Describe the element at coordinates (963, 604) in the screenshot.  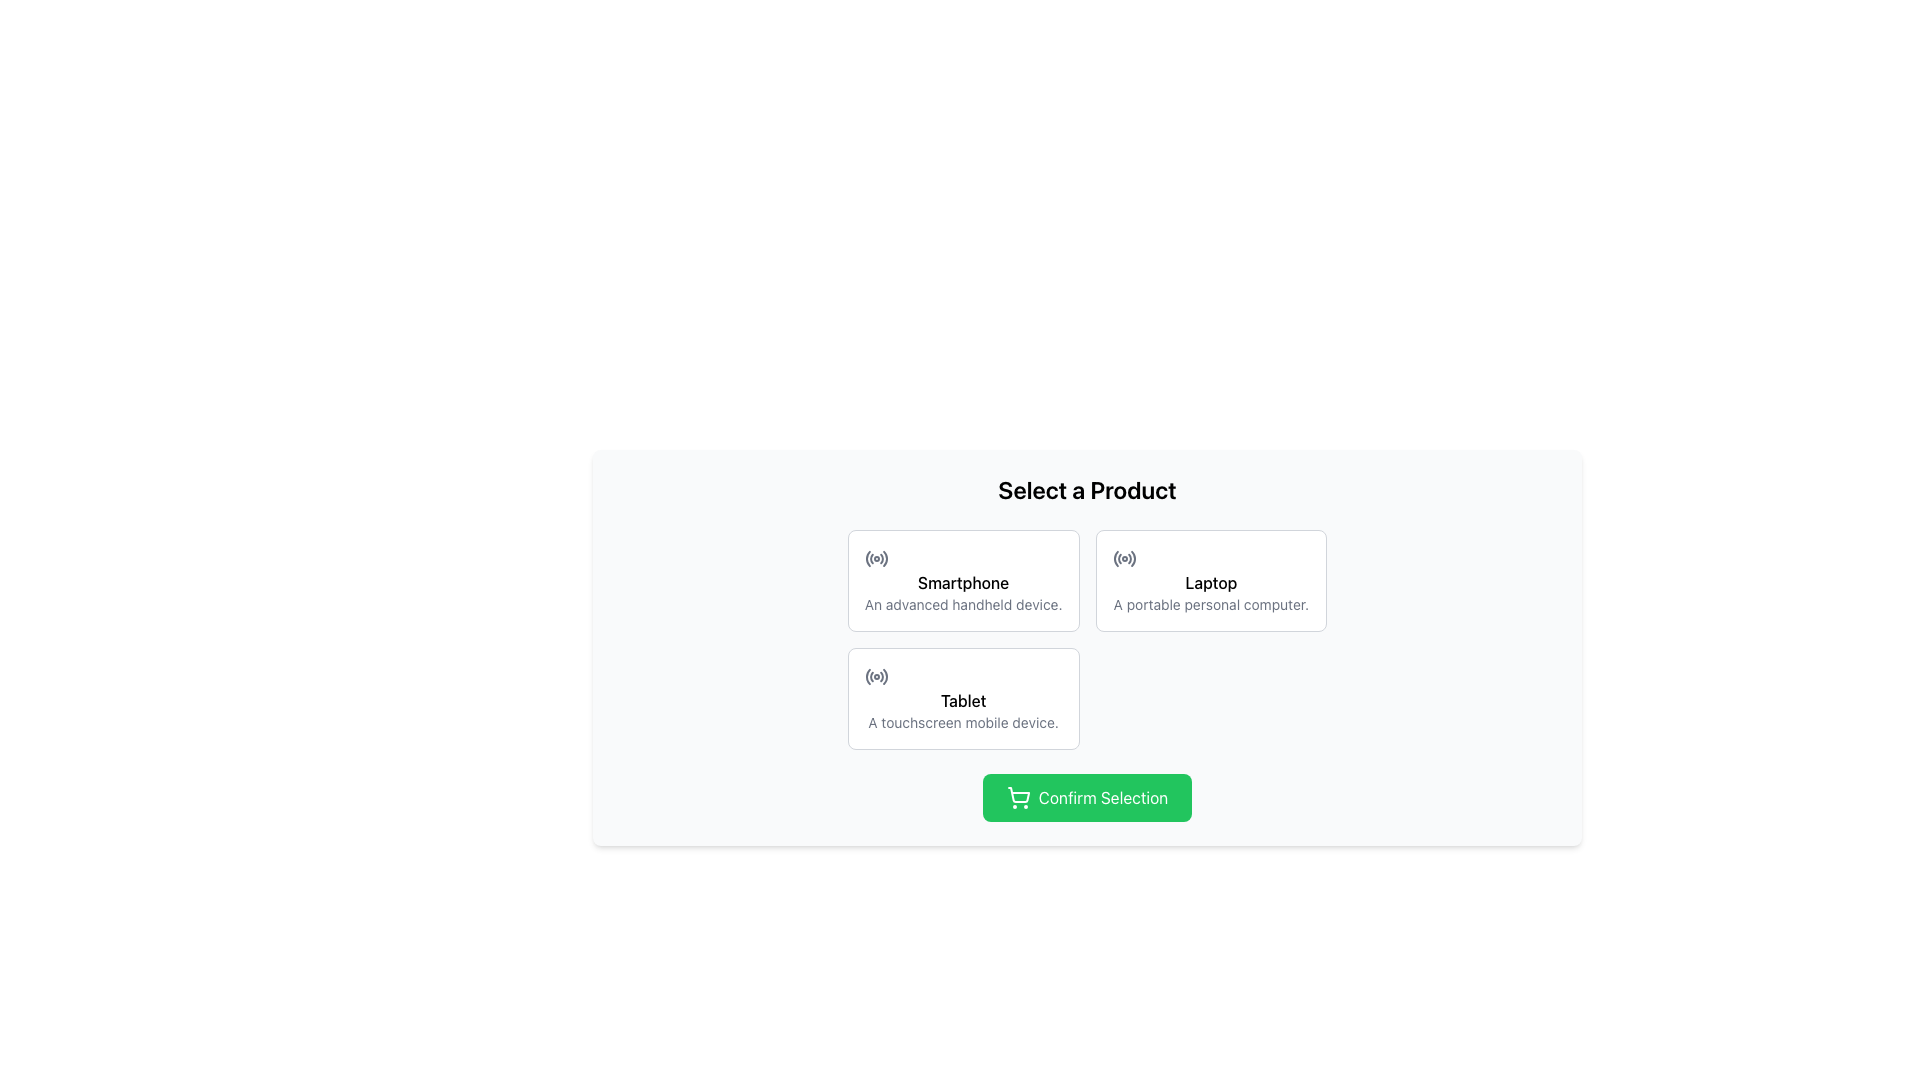
I see `the text label element that reads 'An advanced handheld device.' which is styled in grey and positioned below the 'Smartphone' text within a bordered card` at that location.